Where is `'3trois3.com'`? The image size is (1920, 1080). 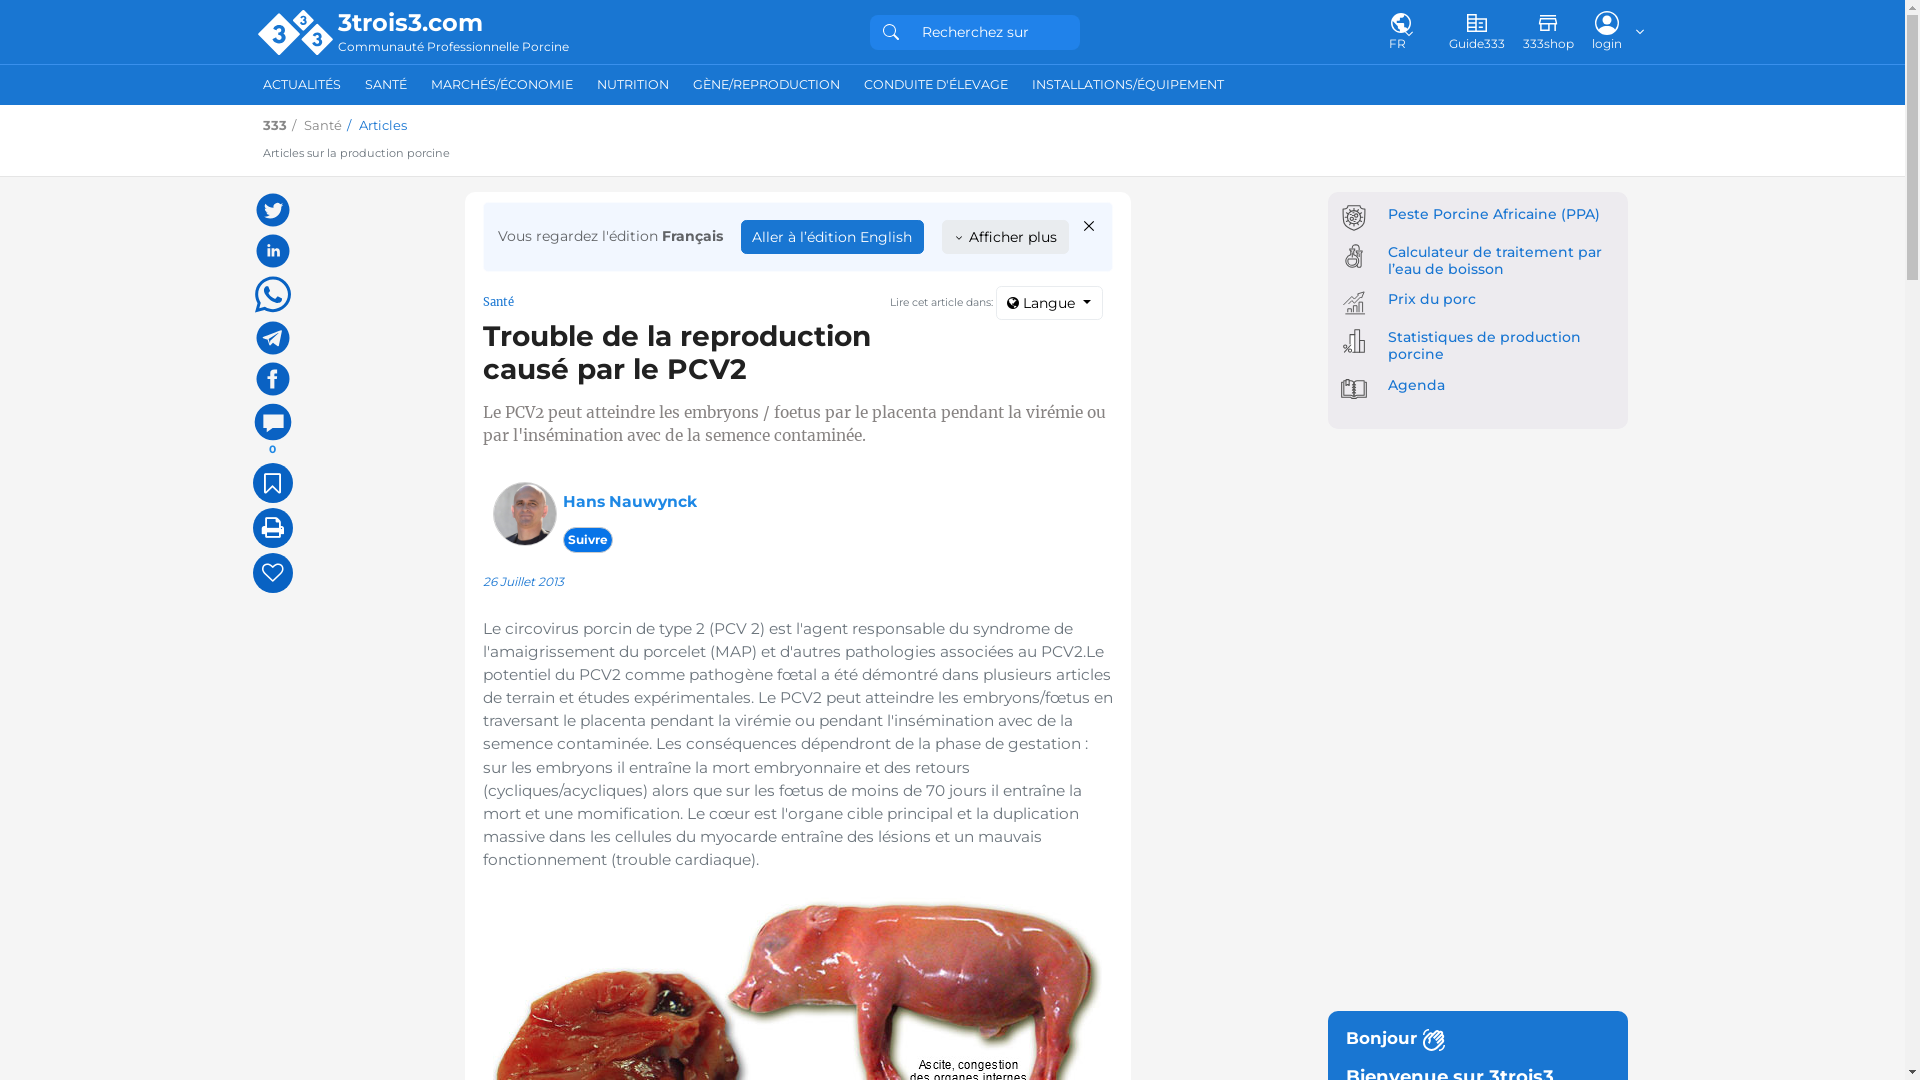
'3trois3.com' is located at coordinates (452, 23).